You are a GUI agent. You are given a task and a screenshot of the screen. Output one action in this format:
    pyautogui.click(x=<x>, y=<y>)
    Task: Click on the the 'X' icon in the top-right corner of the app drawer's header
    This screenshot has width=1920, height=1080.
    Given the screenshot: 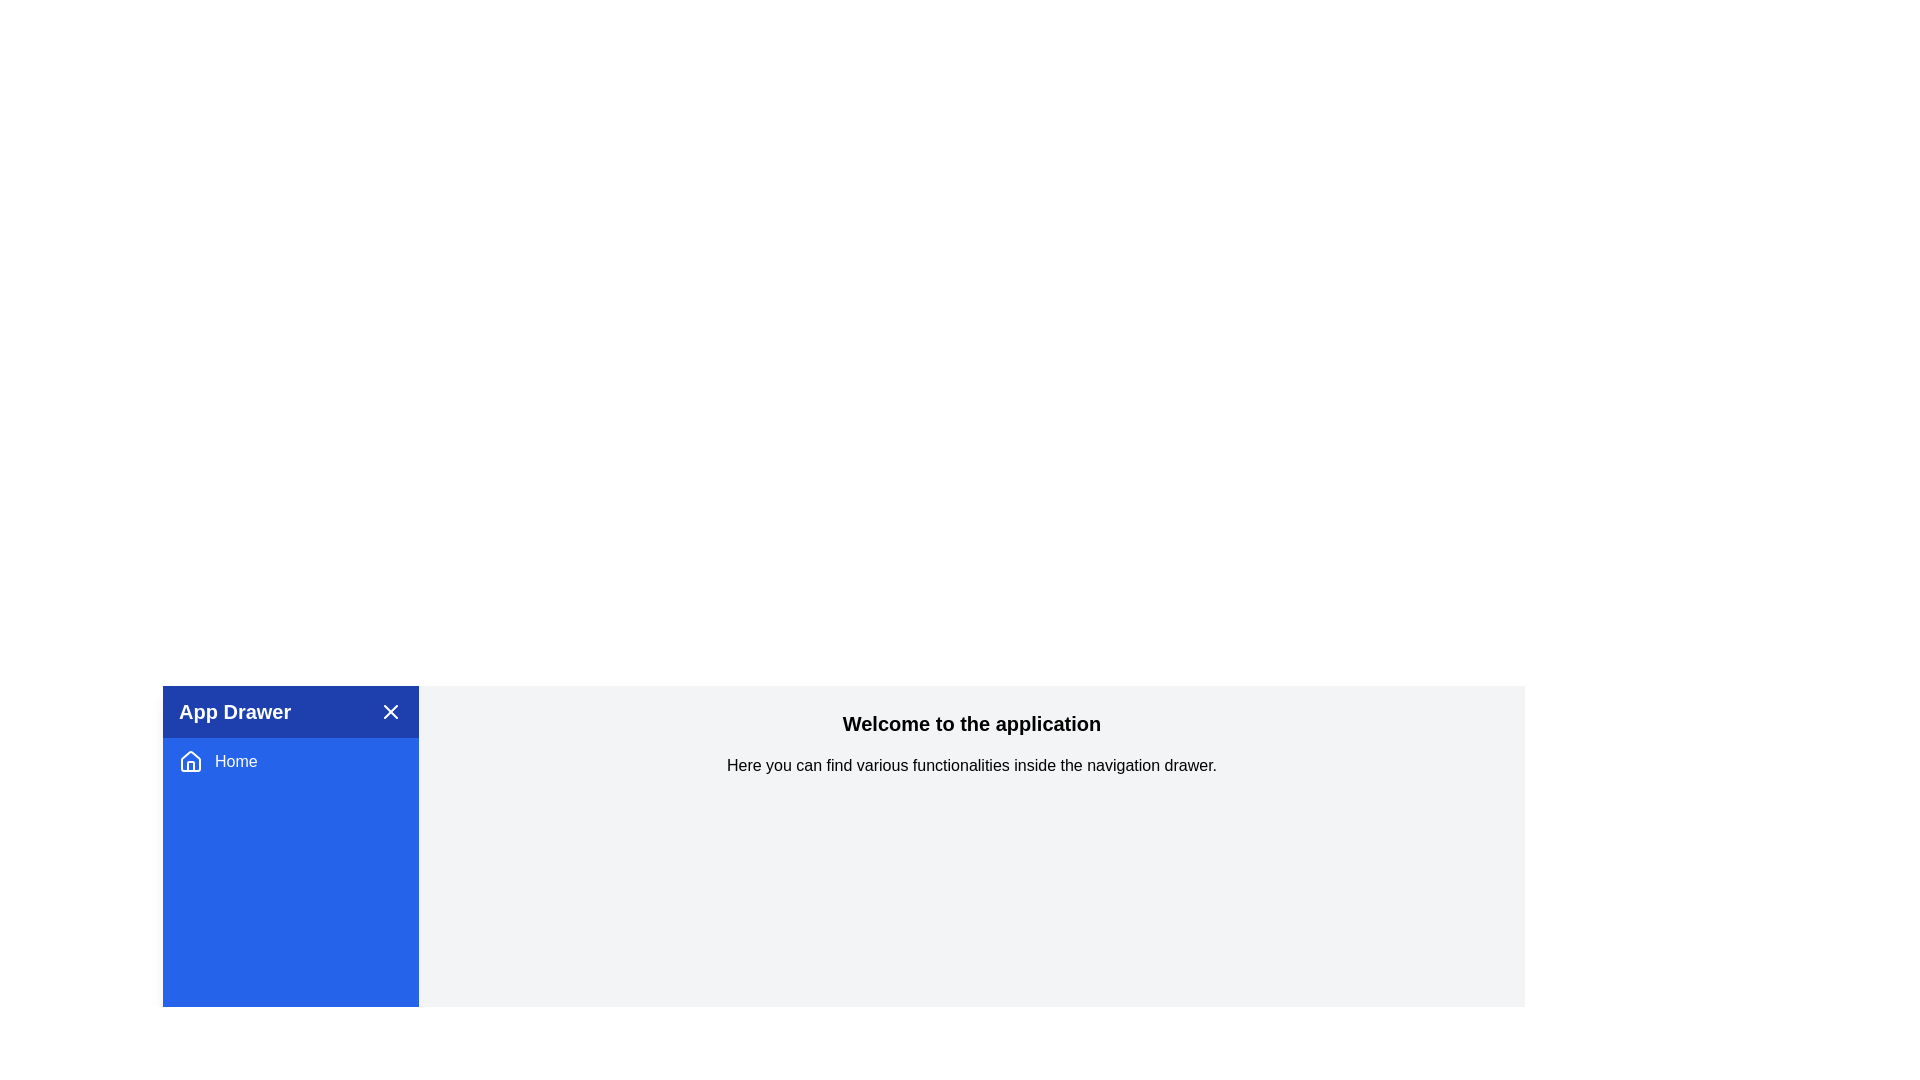 What is the action you would take?
    pyautogui.click(x=390, y=711)
    